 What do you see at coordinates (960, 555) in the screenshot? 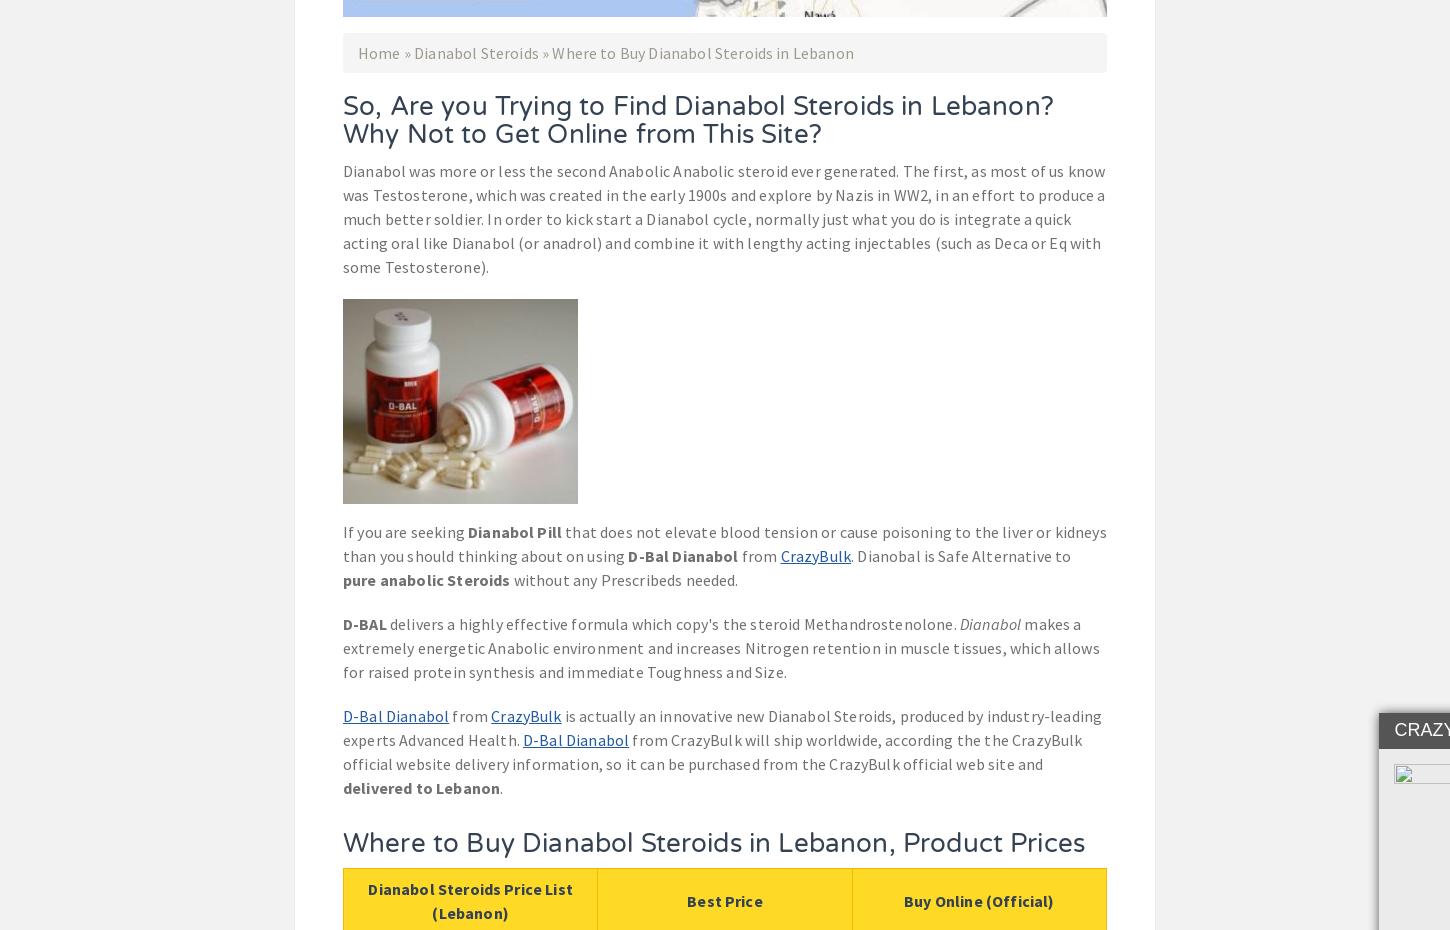
I see `'. Dianobal is Safe Alternative to'` at bounding box center [960, 555].